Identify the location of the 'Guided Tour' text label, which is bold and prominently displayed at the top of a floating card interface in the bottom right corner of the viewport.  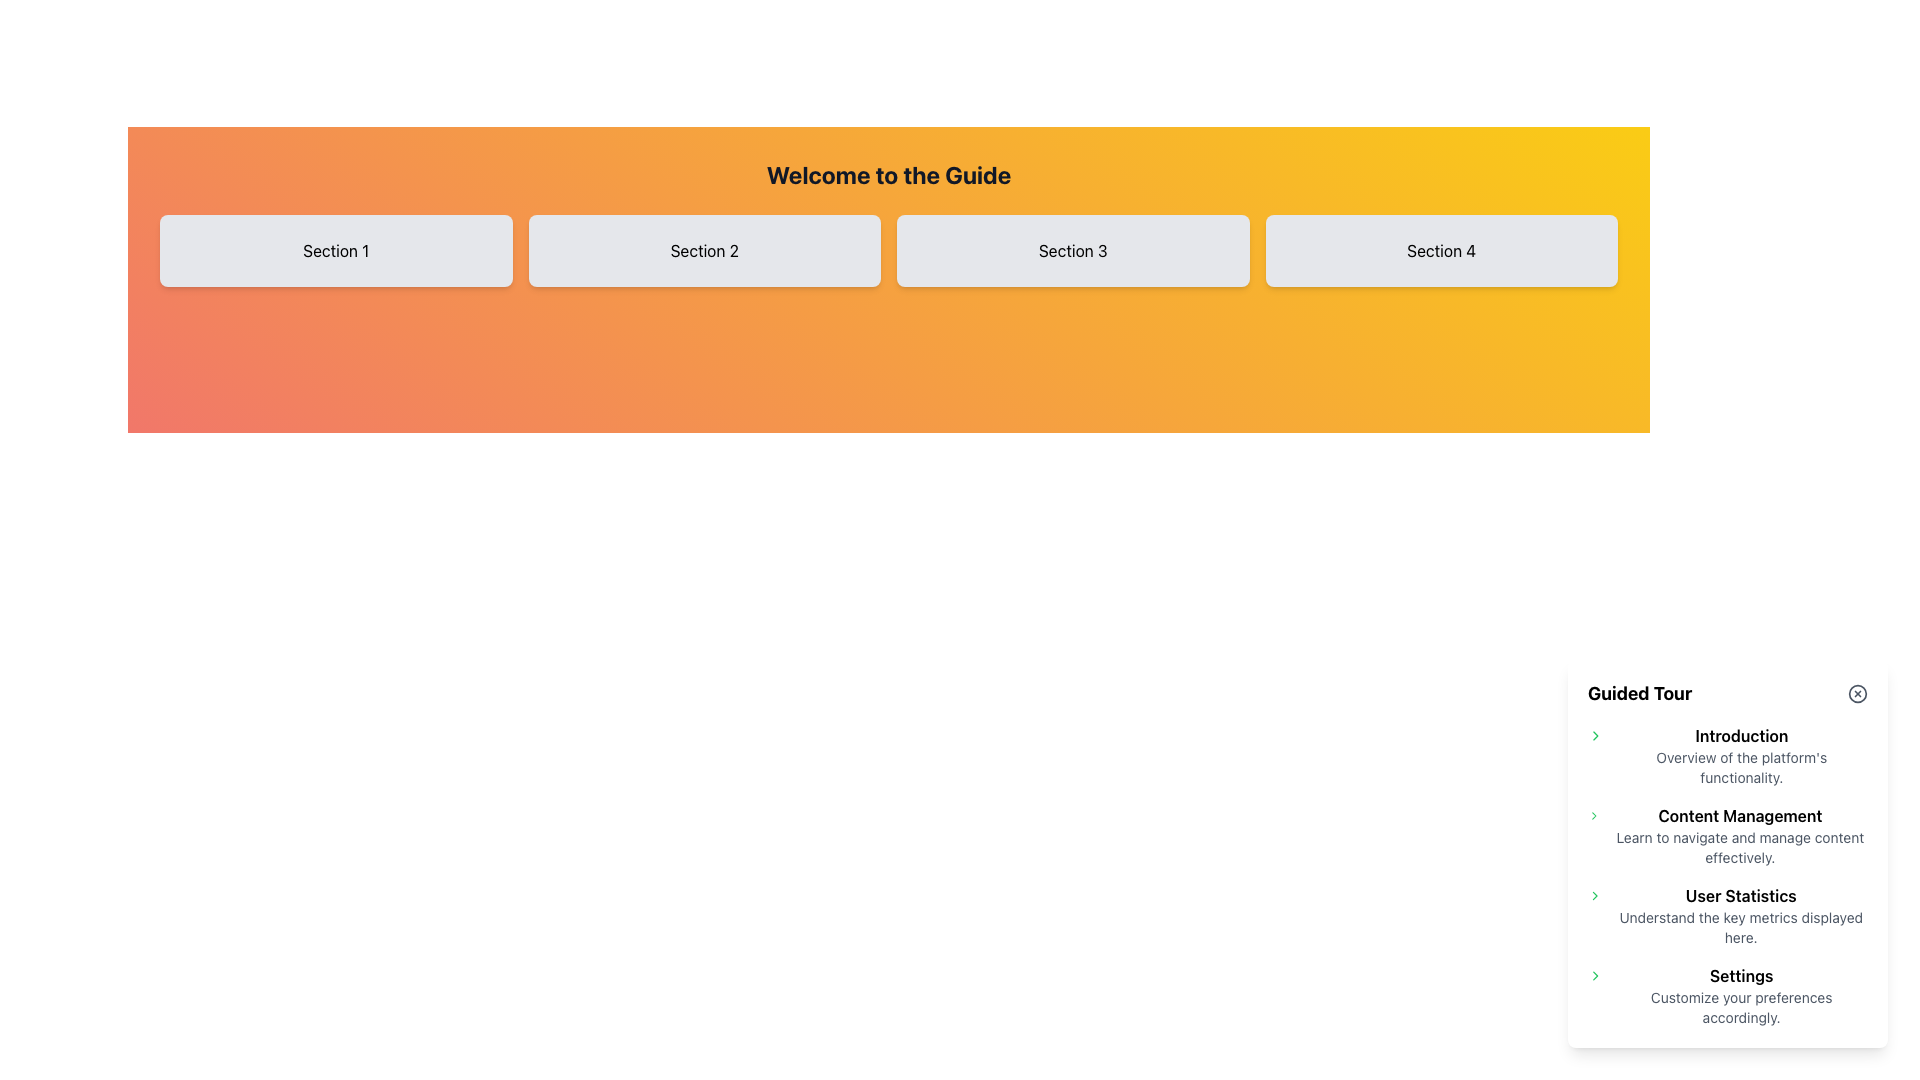
(1640, 693).